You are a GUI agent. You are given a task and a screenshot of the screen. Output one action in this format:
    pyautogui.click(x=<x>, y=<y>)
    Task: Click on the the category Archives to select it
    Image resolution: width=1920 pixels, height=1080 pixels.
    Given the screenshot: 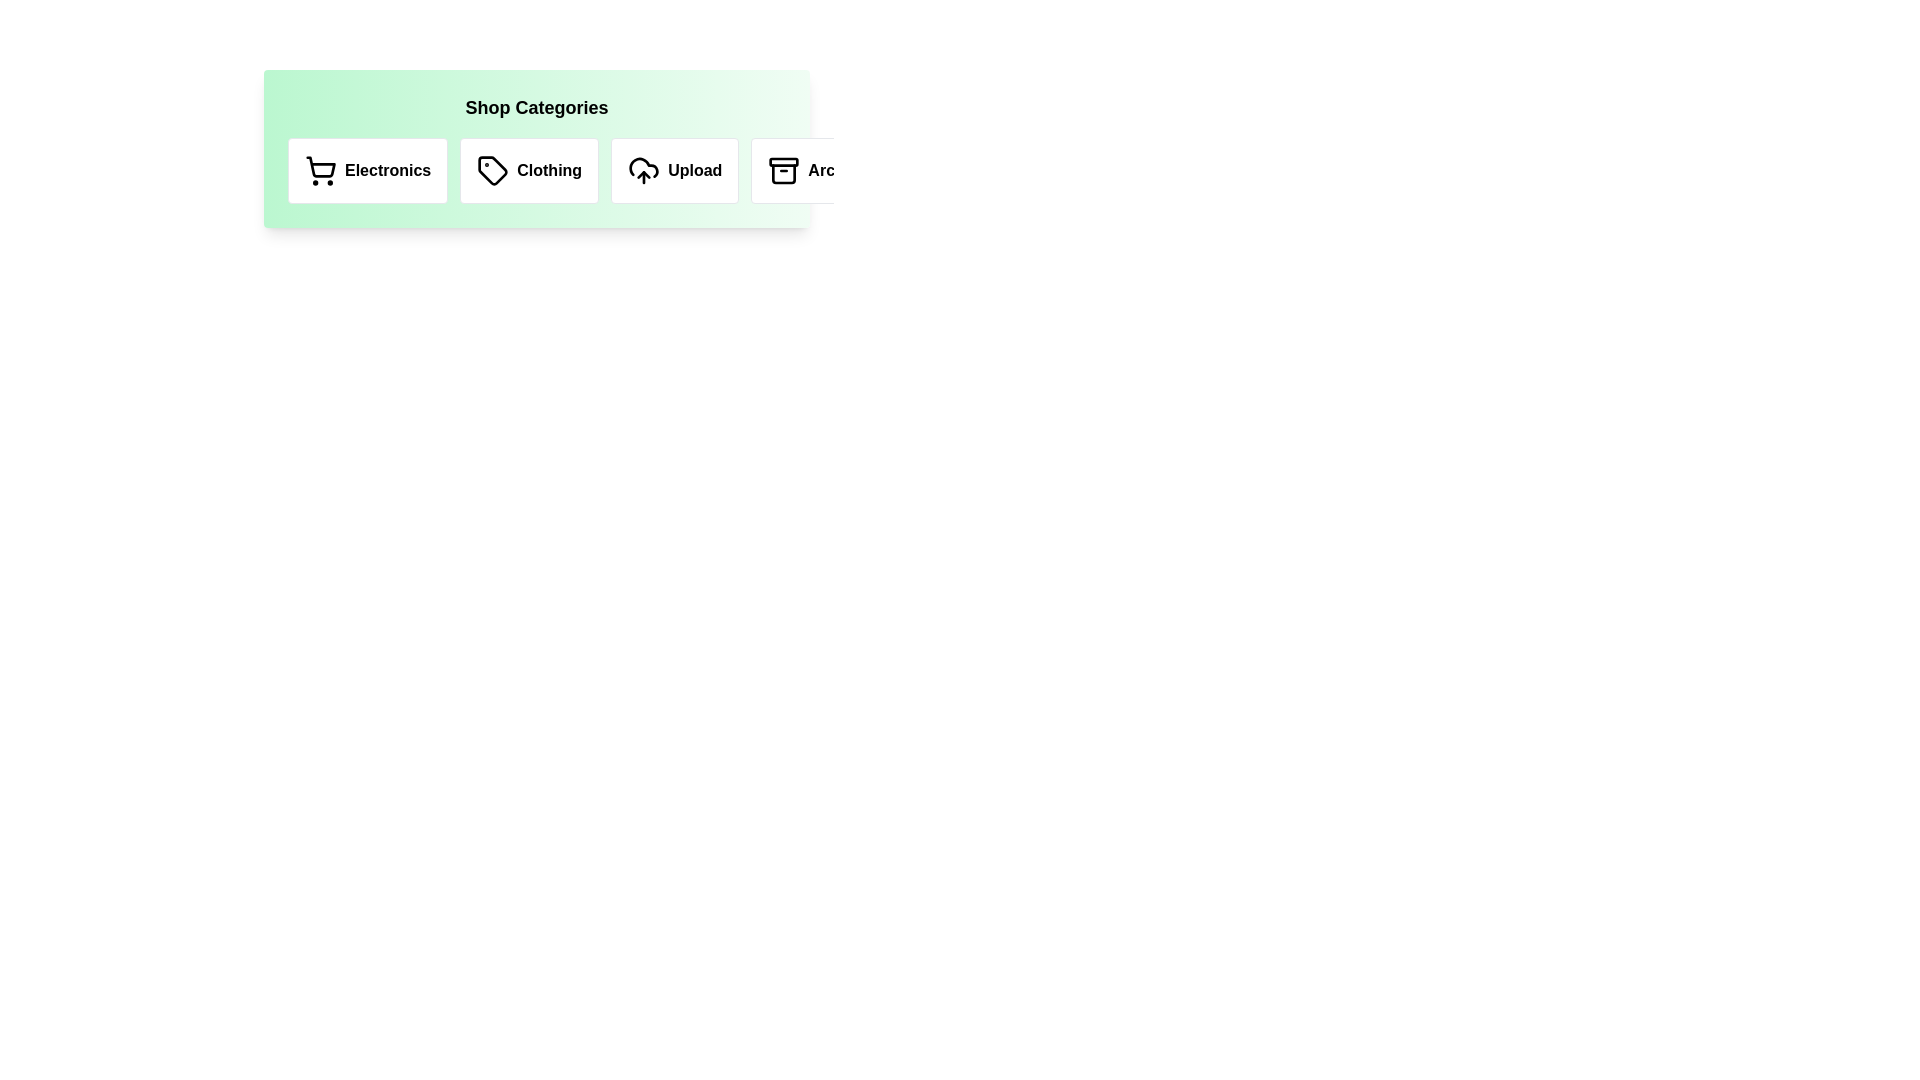 What is the action you would take?
    pyautogui.click(x=821, y=169)
    